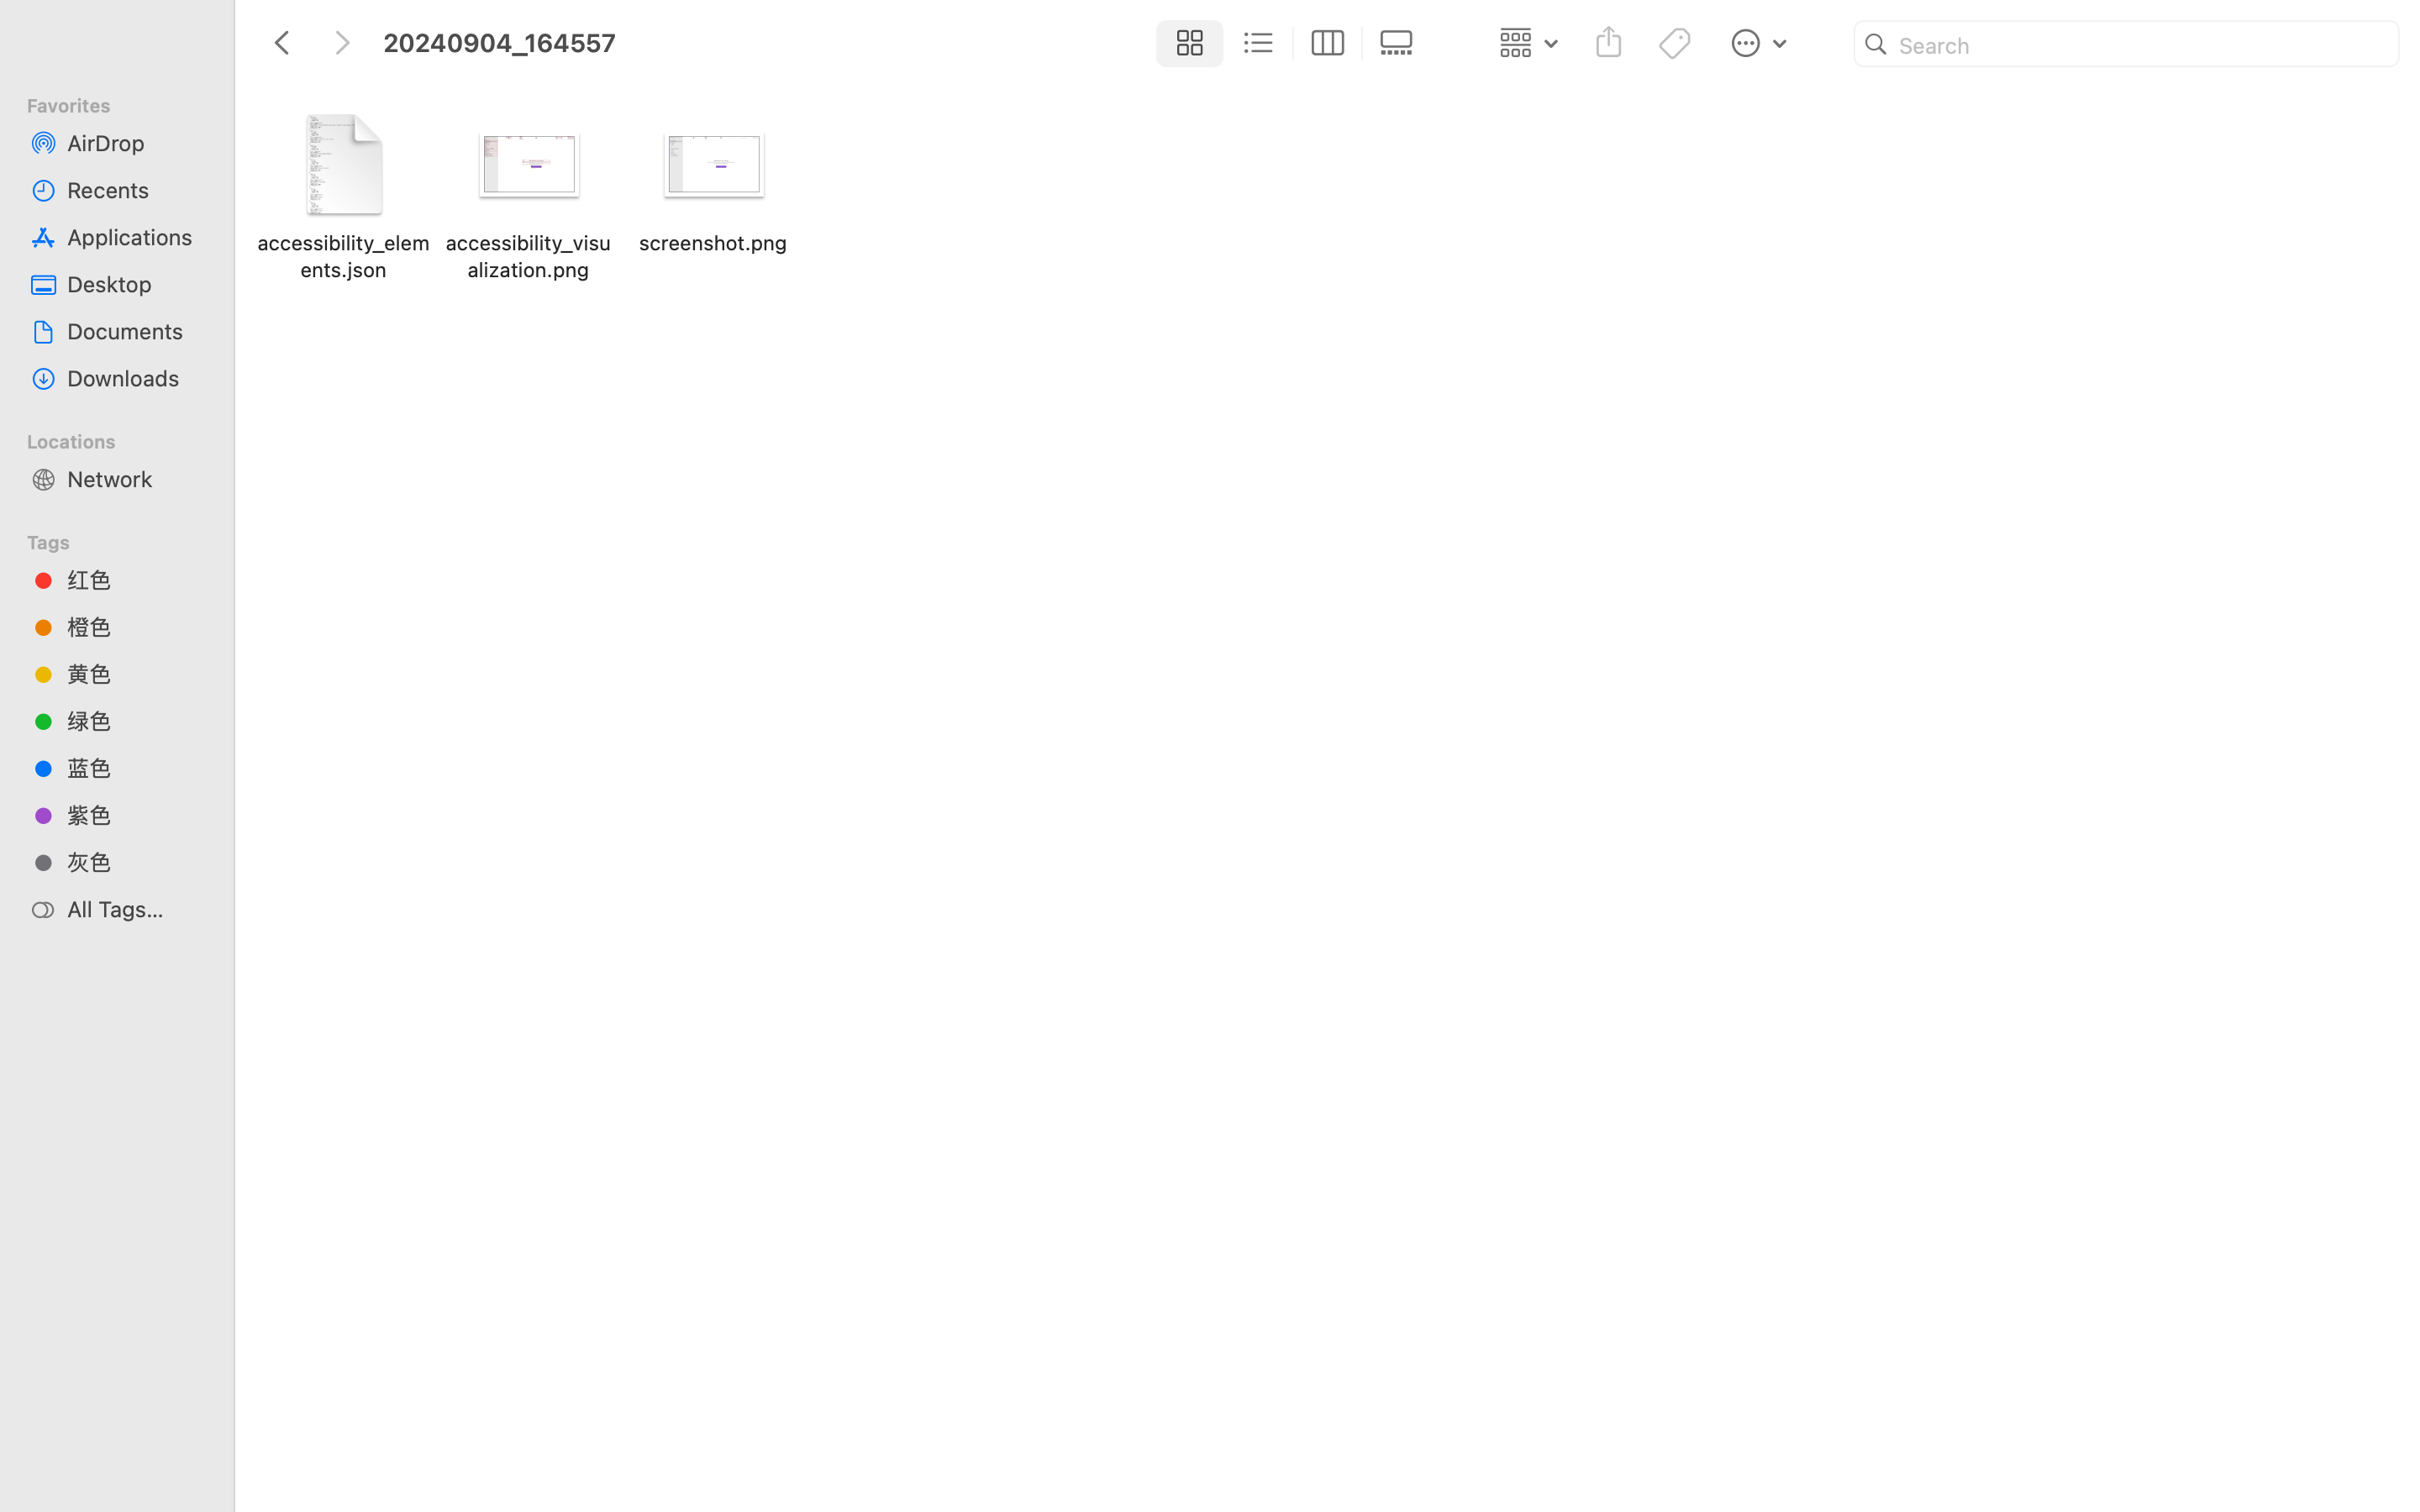 This screenshot has height=1512, width=2420. Describe the element at coordinates (125, 102) in the screenshot. I see `'Favorites'` at that location.